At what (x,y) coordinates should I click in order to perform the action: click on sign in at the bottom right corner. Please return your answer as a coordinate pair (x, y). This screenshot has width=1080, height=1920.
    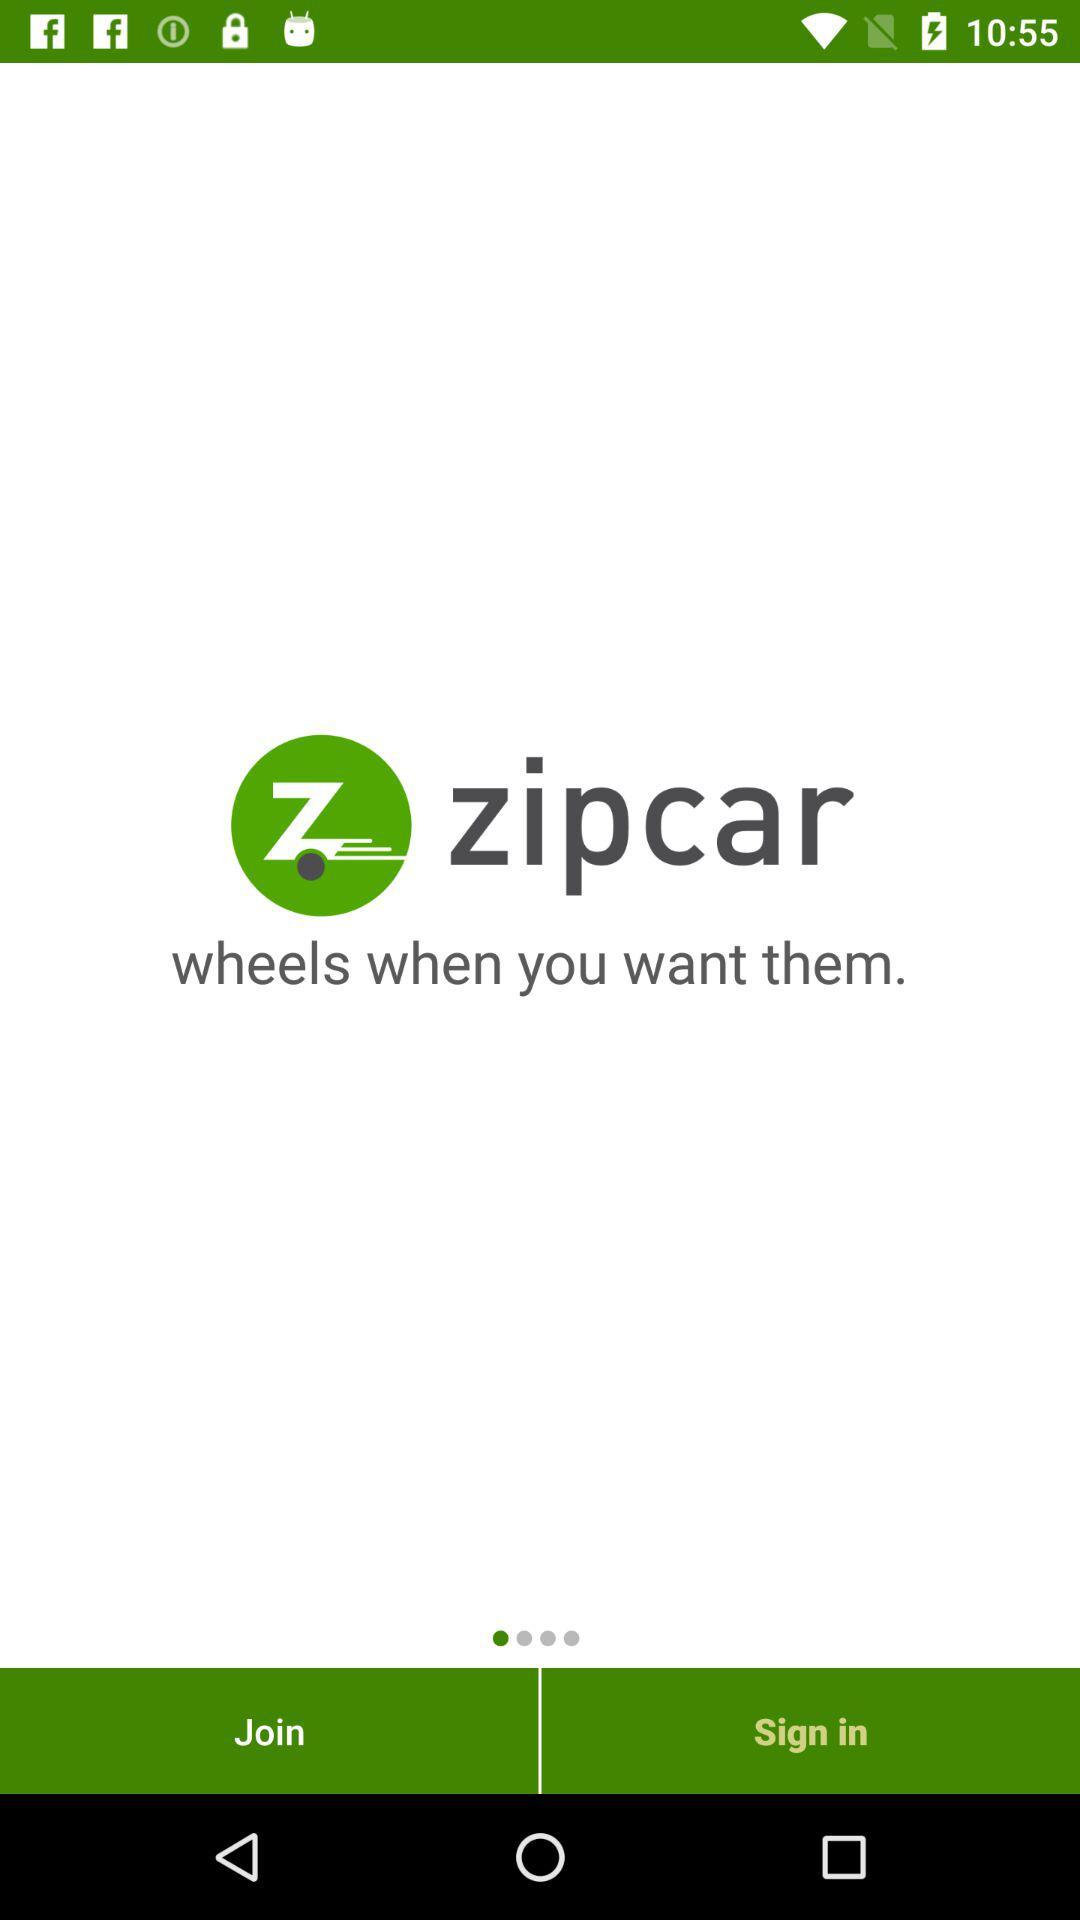
    Looking at the image, I should click on (810, 1730).